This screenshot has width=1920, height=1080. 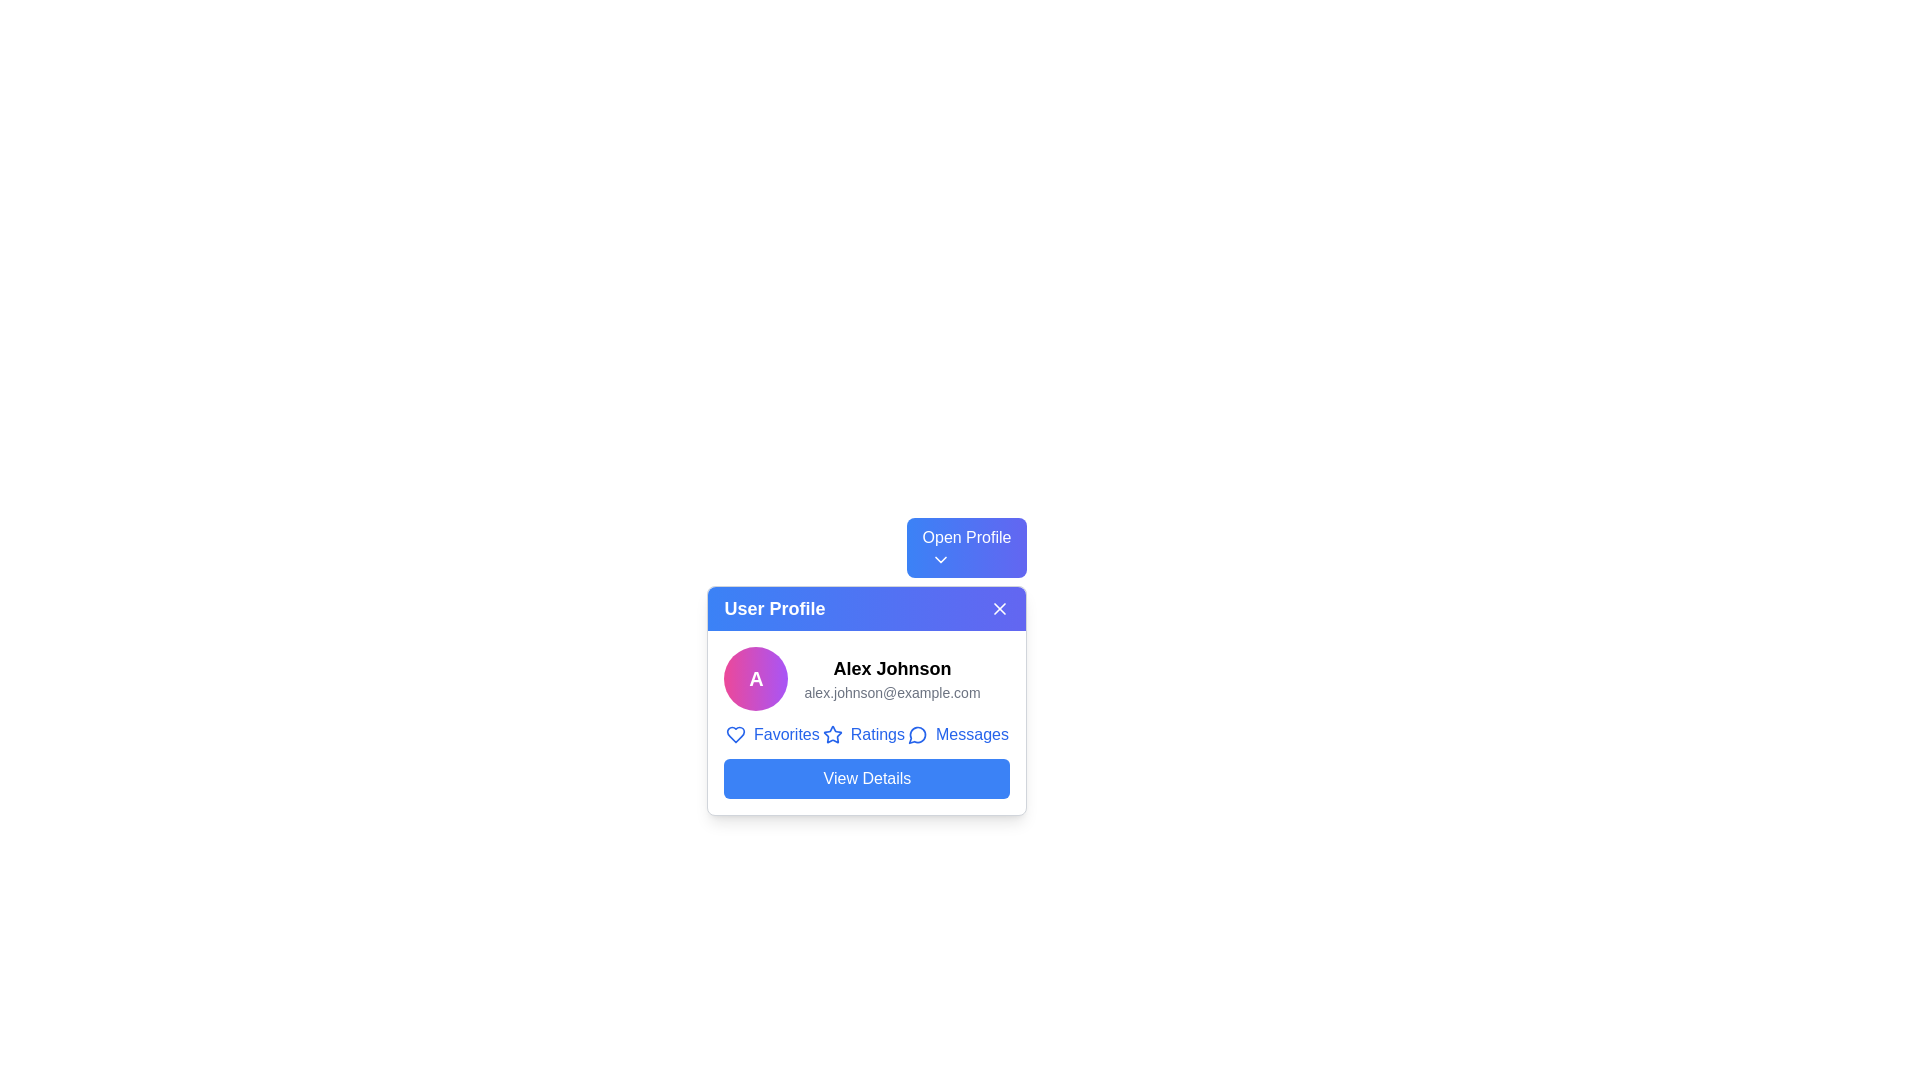 What do you see at coordinates (957, 735) in the screenshot?
I see `the 'Messages' link, which is styled in bold blue text with a speech bubble icon, located below the user profile card and following the 'Ratings' link` at bounding box center [957, 735].